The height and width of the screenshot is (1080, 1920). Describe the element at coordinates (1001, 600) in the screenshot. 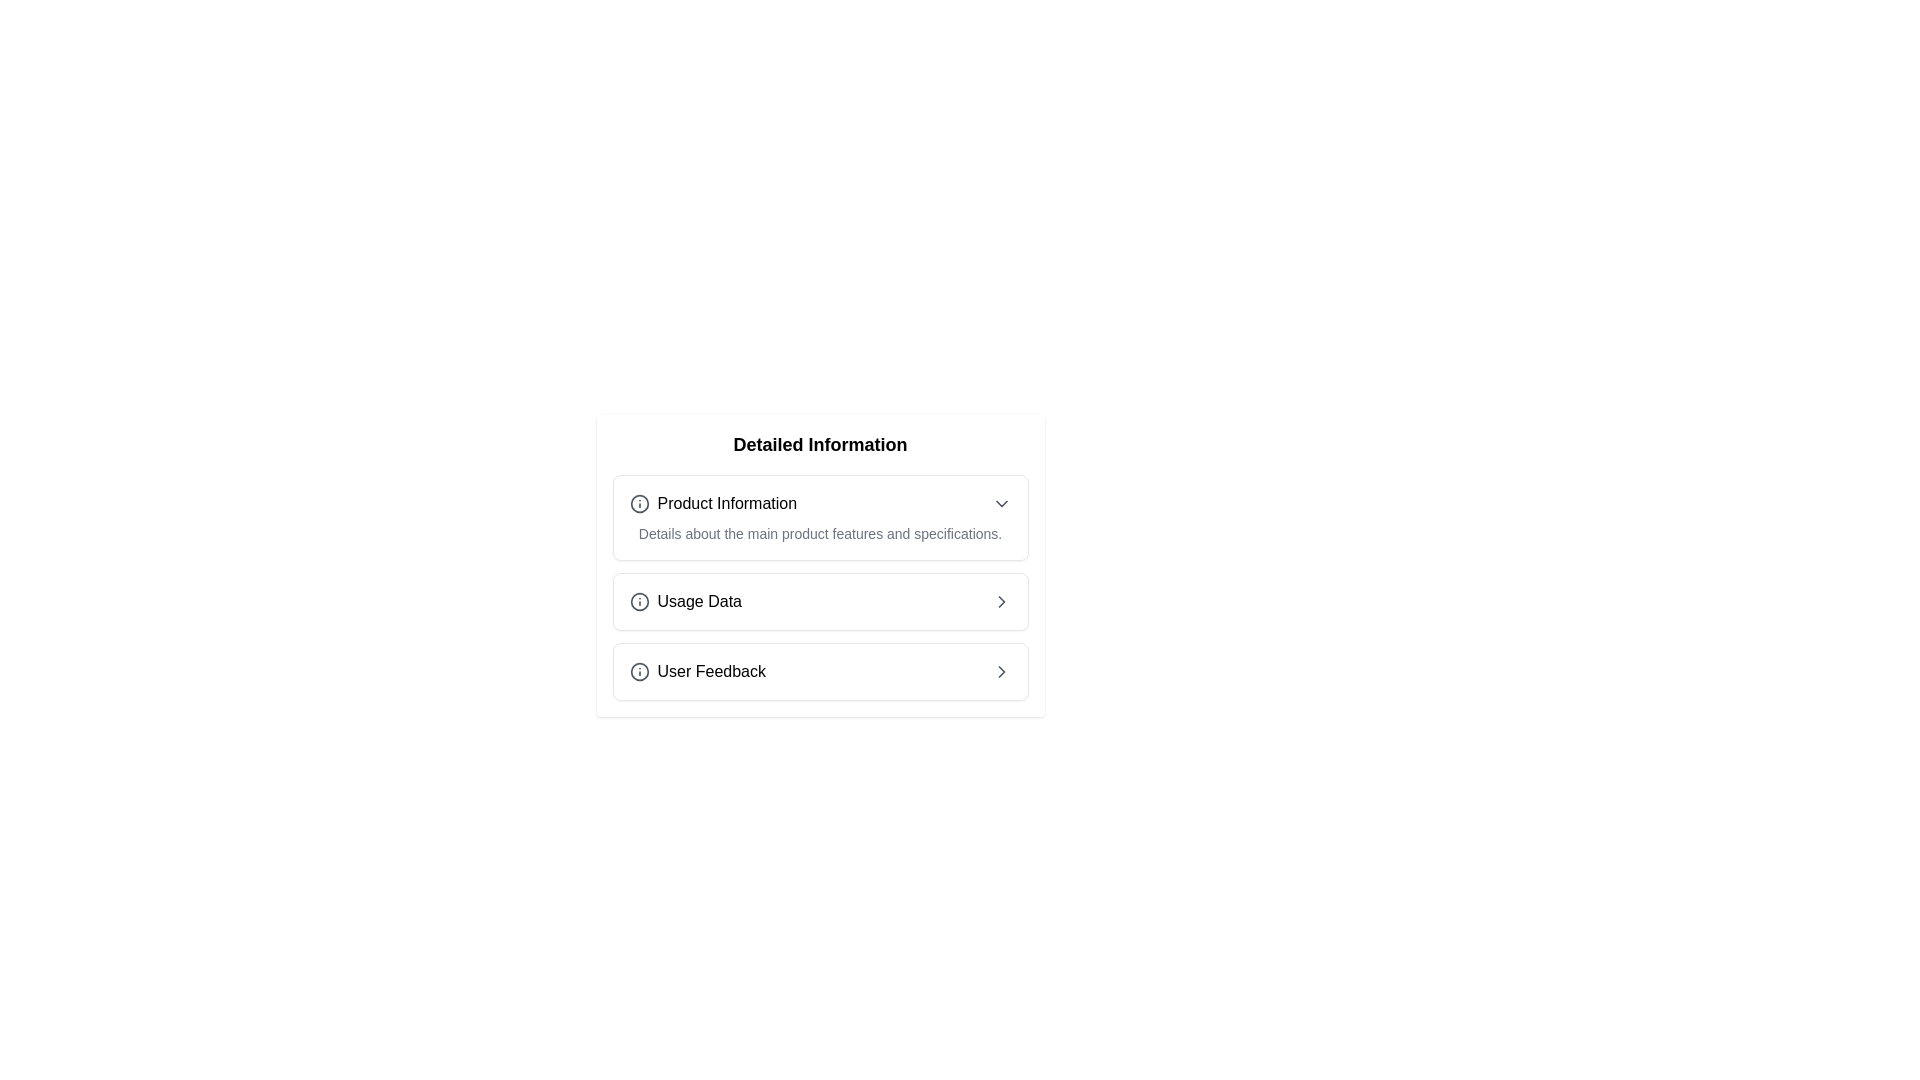

I see `the chevron-right icon that indicates the 'Usage Data' section can be interacted with, positioned at the far right of the 'Usage Data' line` at that location.